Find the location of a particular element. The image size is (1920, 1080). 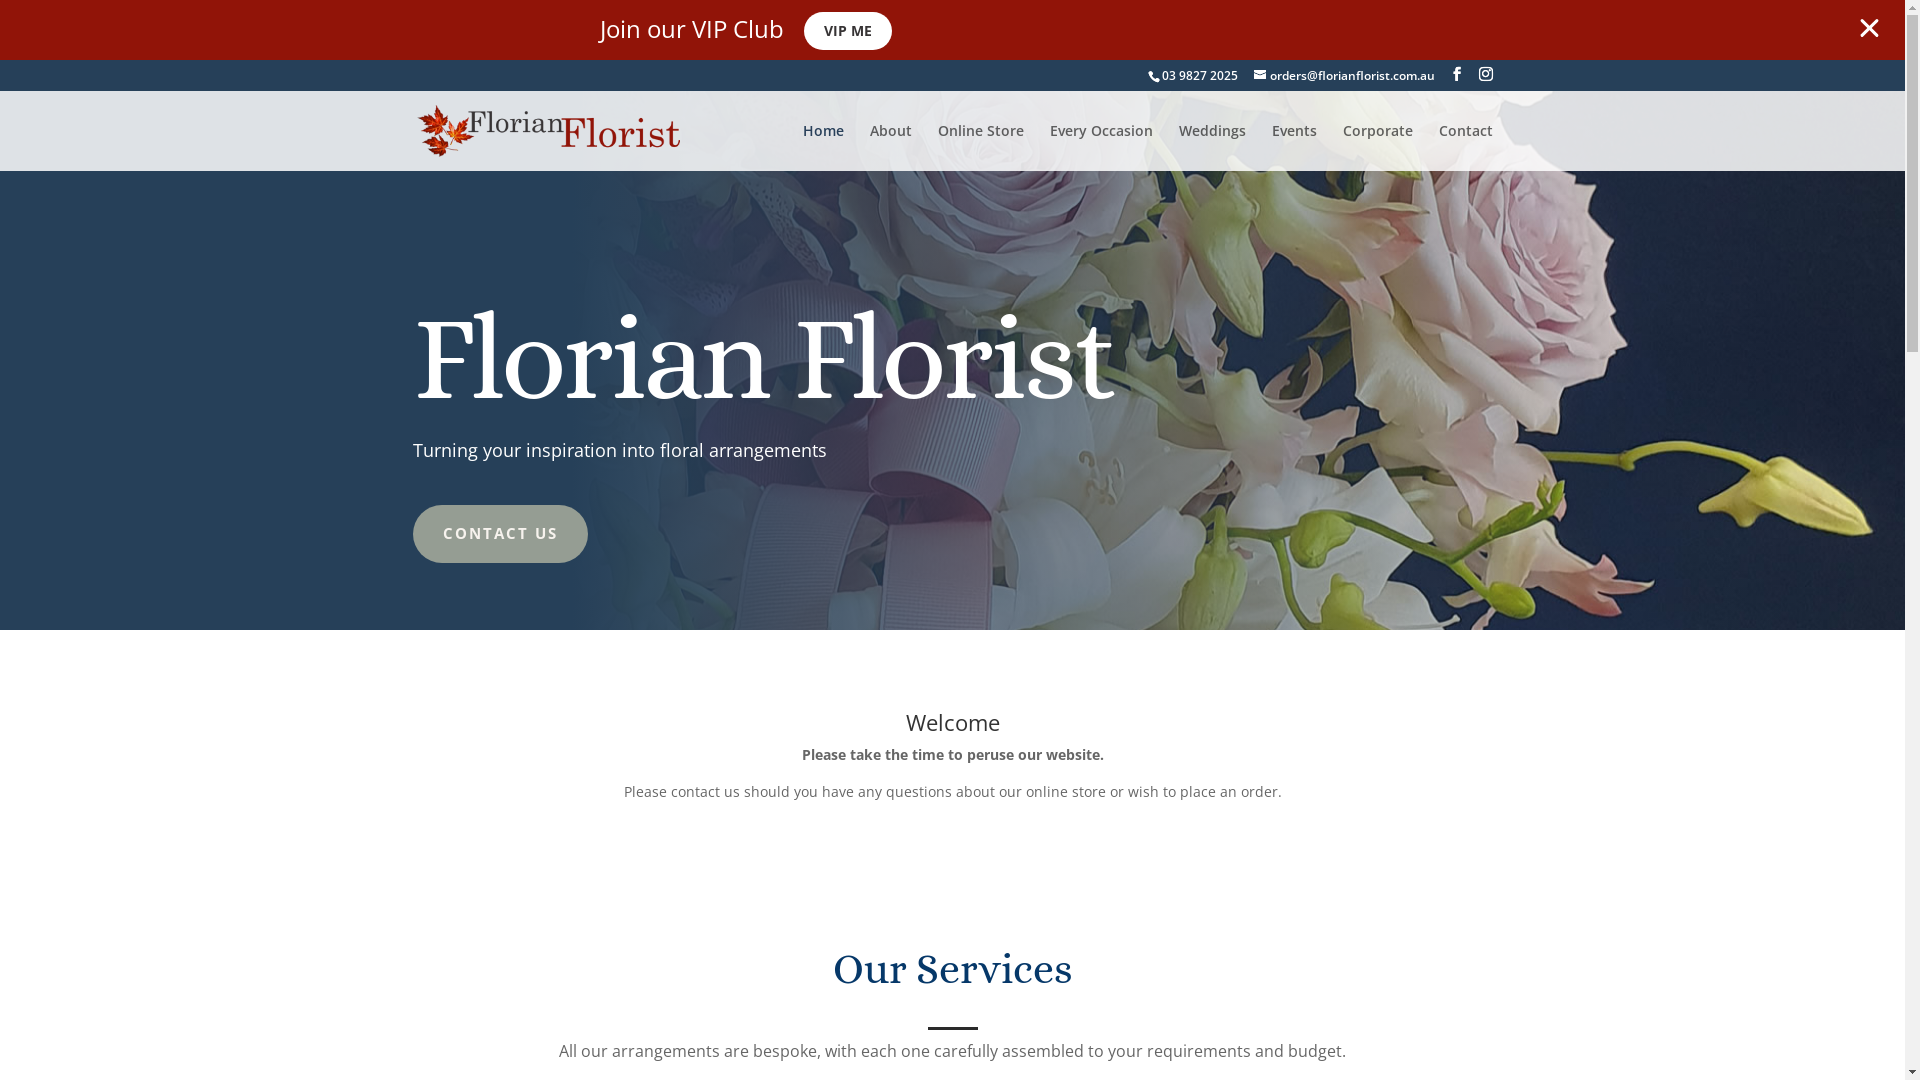

'Weddings' is located at coordinates (1210, 146).